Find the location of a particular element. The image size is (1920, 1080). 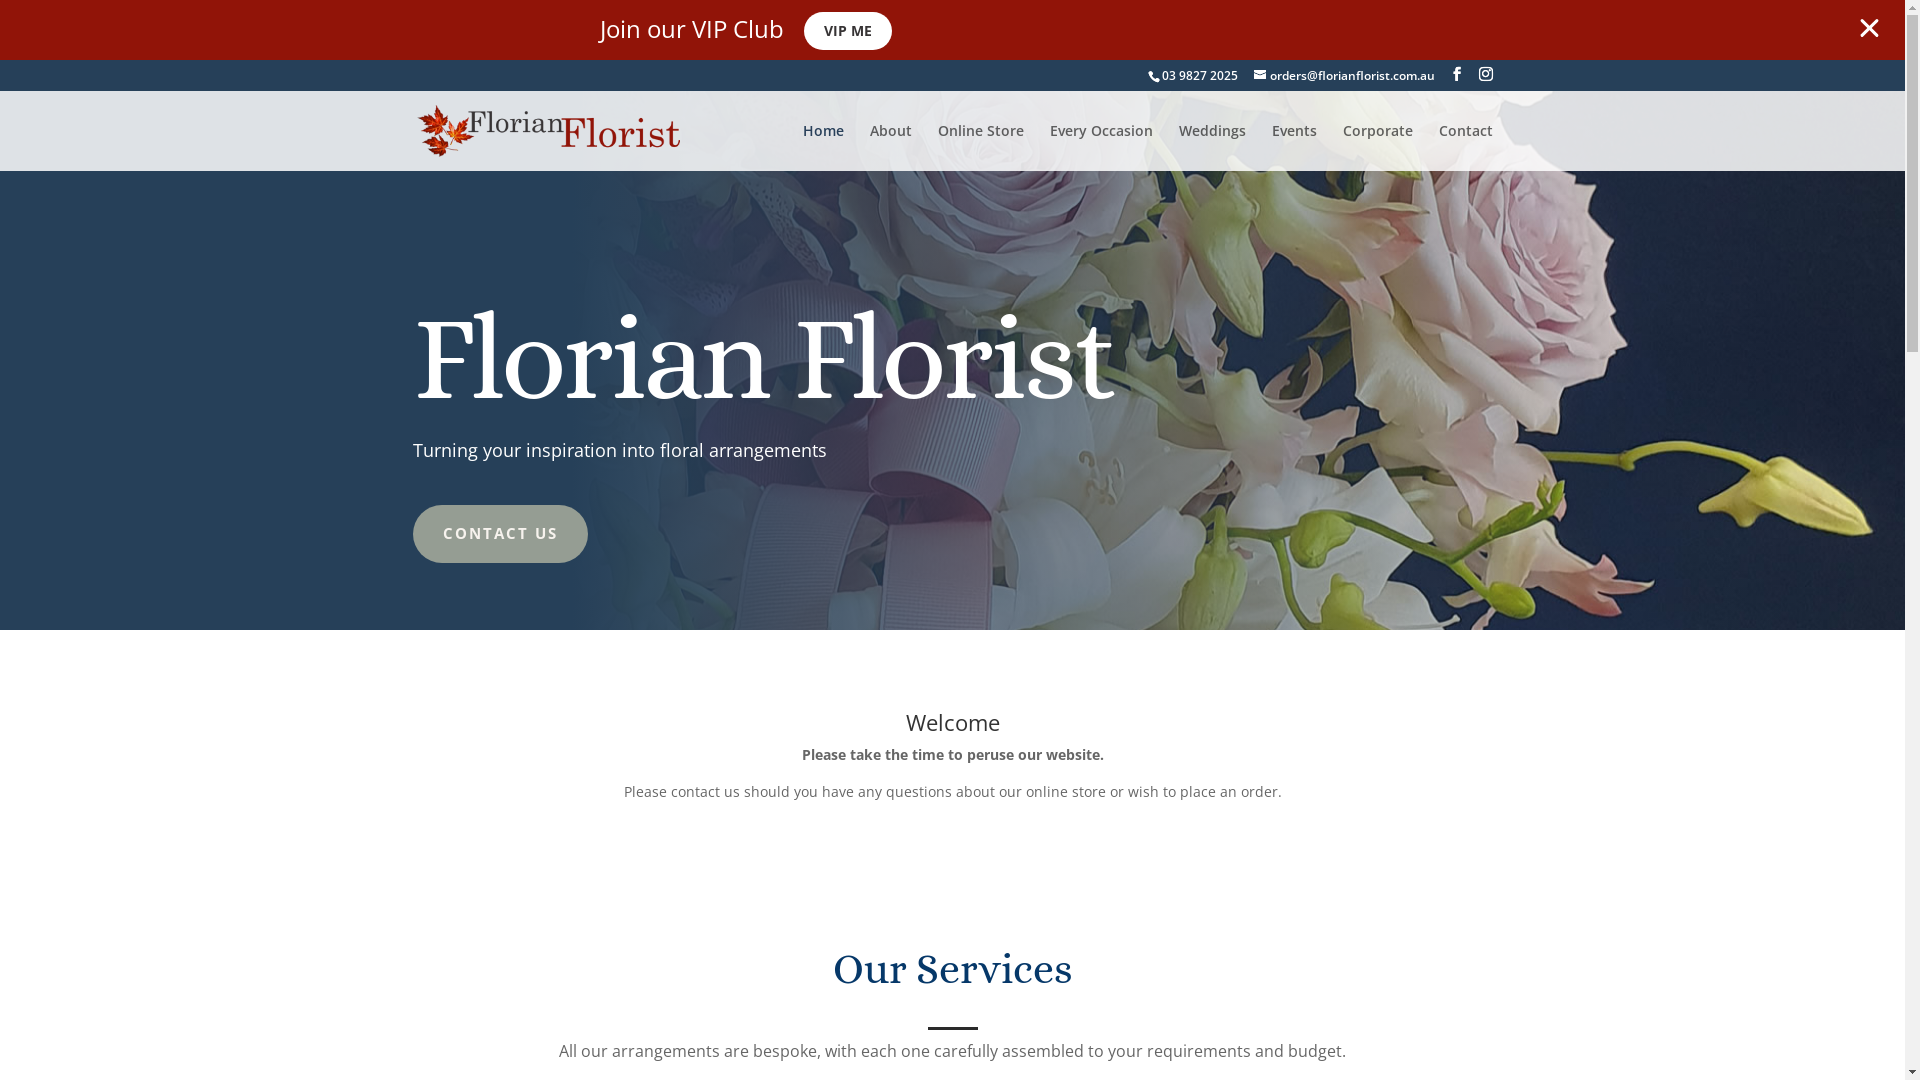

'Weddings' is located at coordinates (1210, 146).